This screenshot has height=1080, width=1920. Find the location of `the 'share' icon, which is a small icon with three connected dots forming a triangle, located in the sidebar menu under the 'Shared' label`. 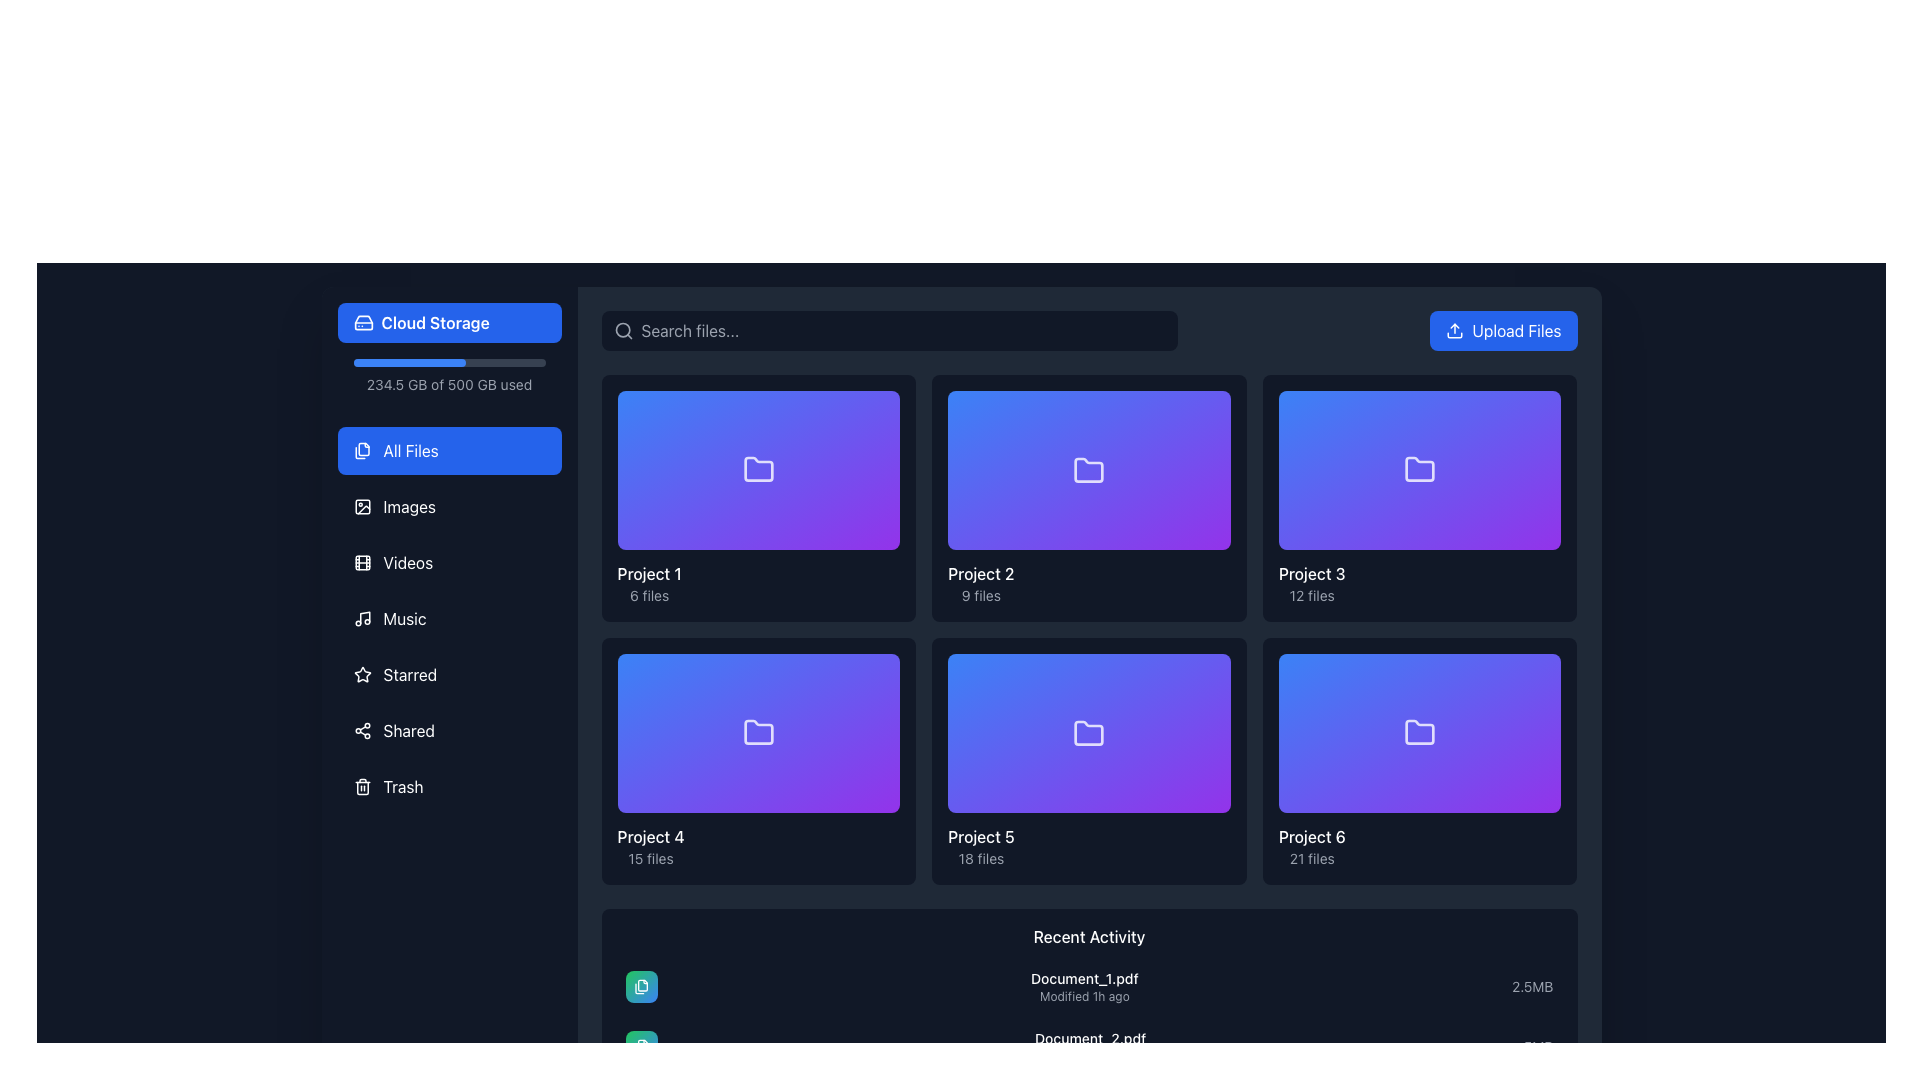

the 'share' icon, which is a small icon with three connected dots forming a triangle, located in the sidebar menu under the 'Shared' label is located at coordinates (362, 731).